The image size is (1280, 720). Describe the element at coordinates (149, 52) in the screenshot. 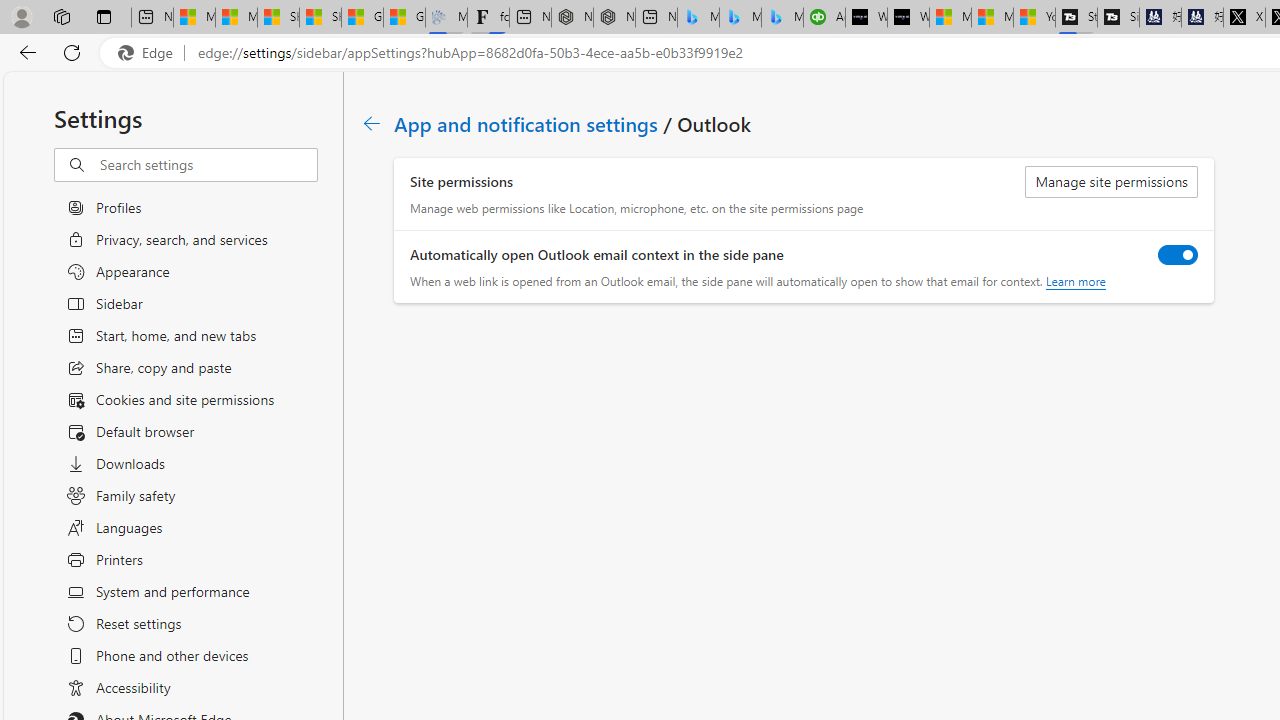

I see `'Edge'` at that location.